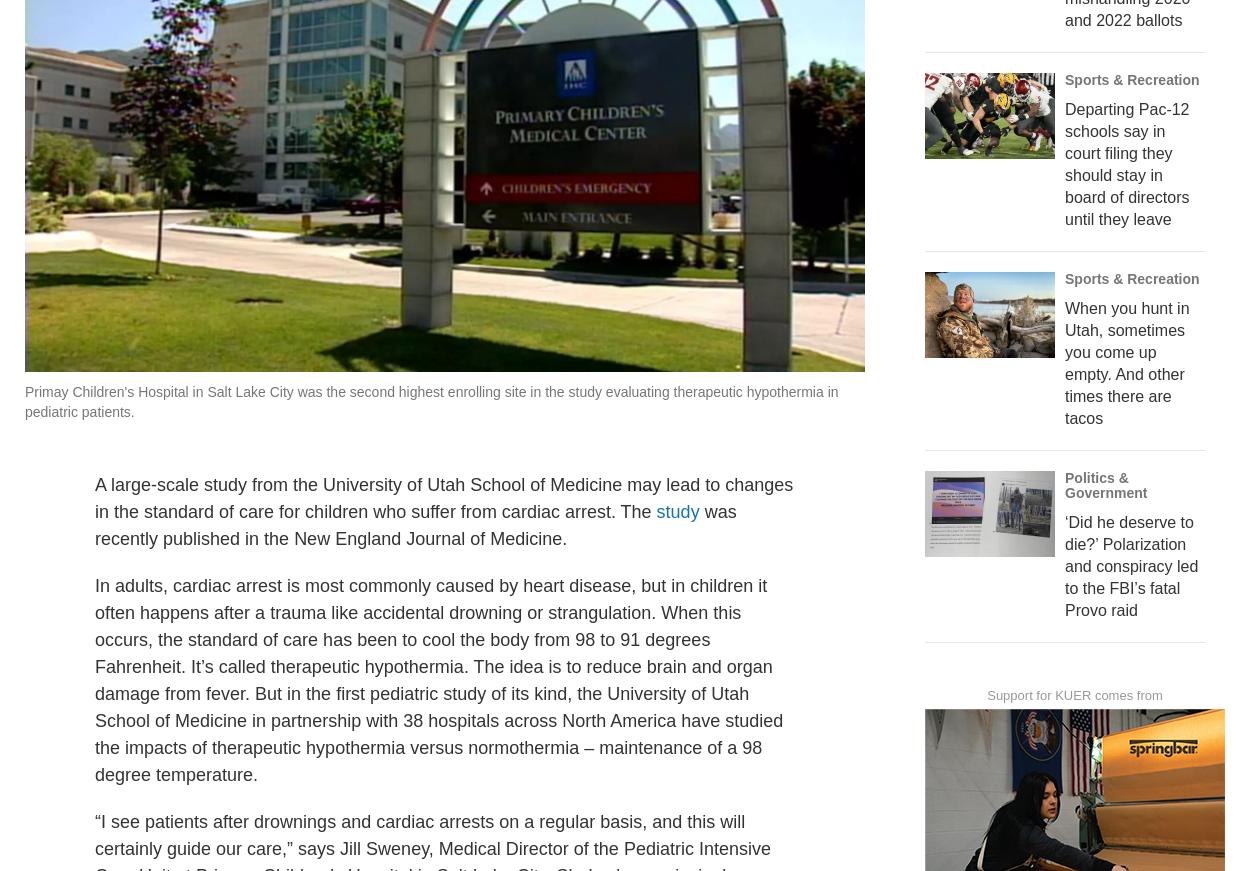 The width and height of the screenshot is (1250, 871). Describe the element at coordinates (1131, 608) in the screenshot. I see `'‘Did he deserve to die?’ Polarization and conspiracy led to the FBI’s fatal Provo raid'` at that location.